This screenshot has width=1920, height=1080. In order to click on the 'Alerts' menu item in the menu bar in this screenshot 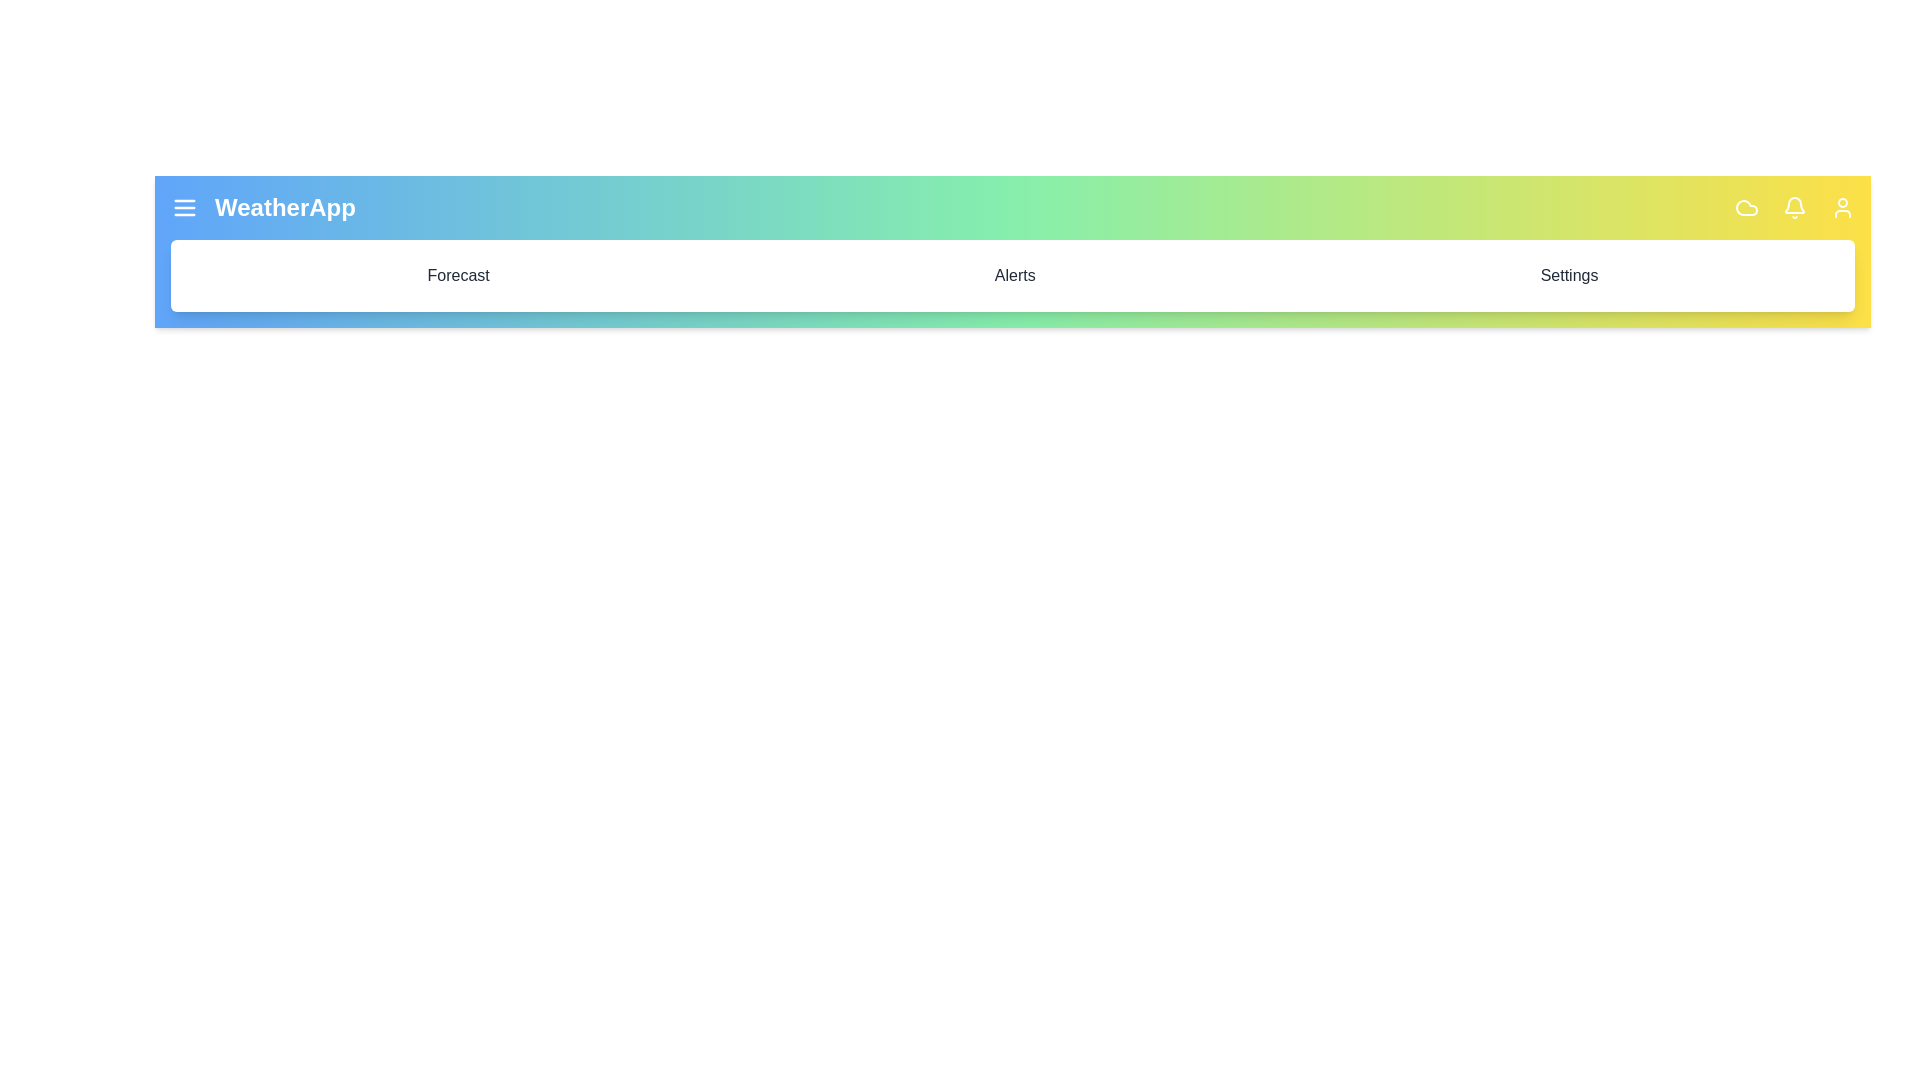, I will do `click(1014, 276)`.